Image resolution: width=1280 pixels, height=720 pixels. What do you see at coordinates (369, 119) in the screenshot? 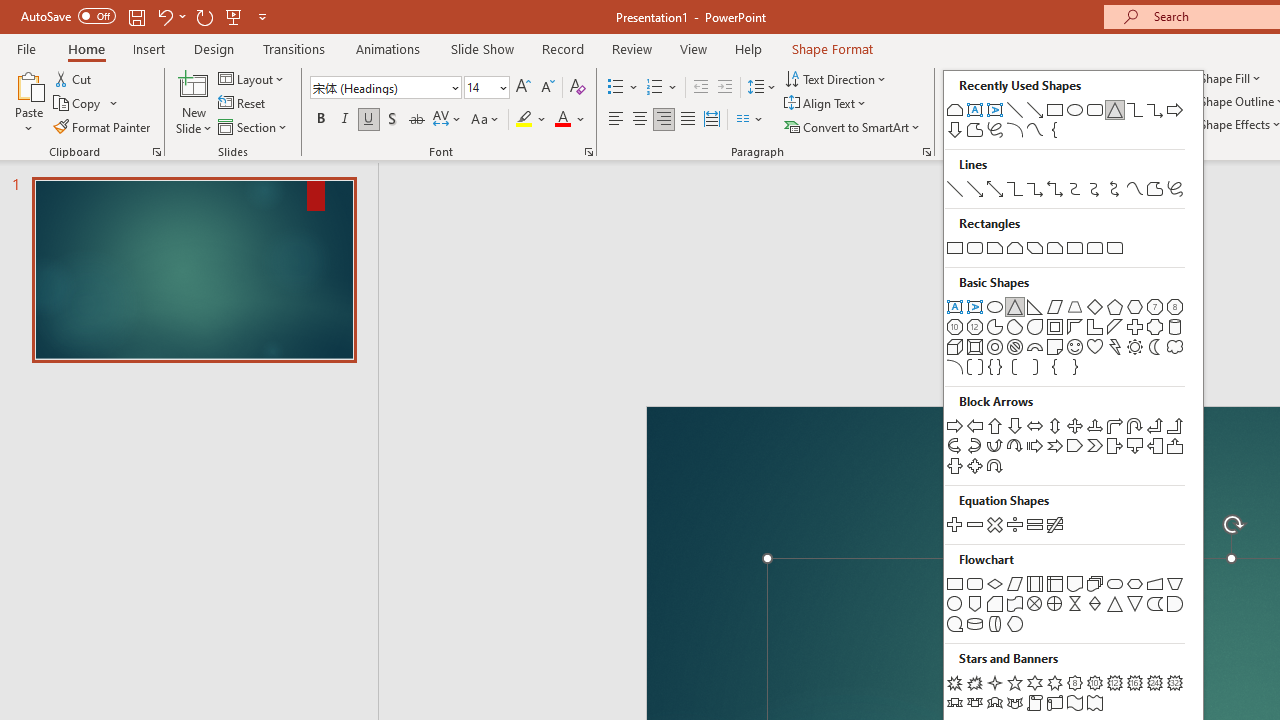
I see `'Underline'` at bounding box center [369, 119].